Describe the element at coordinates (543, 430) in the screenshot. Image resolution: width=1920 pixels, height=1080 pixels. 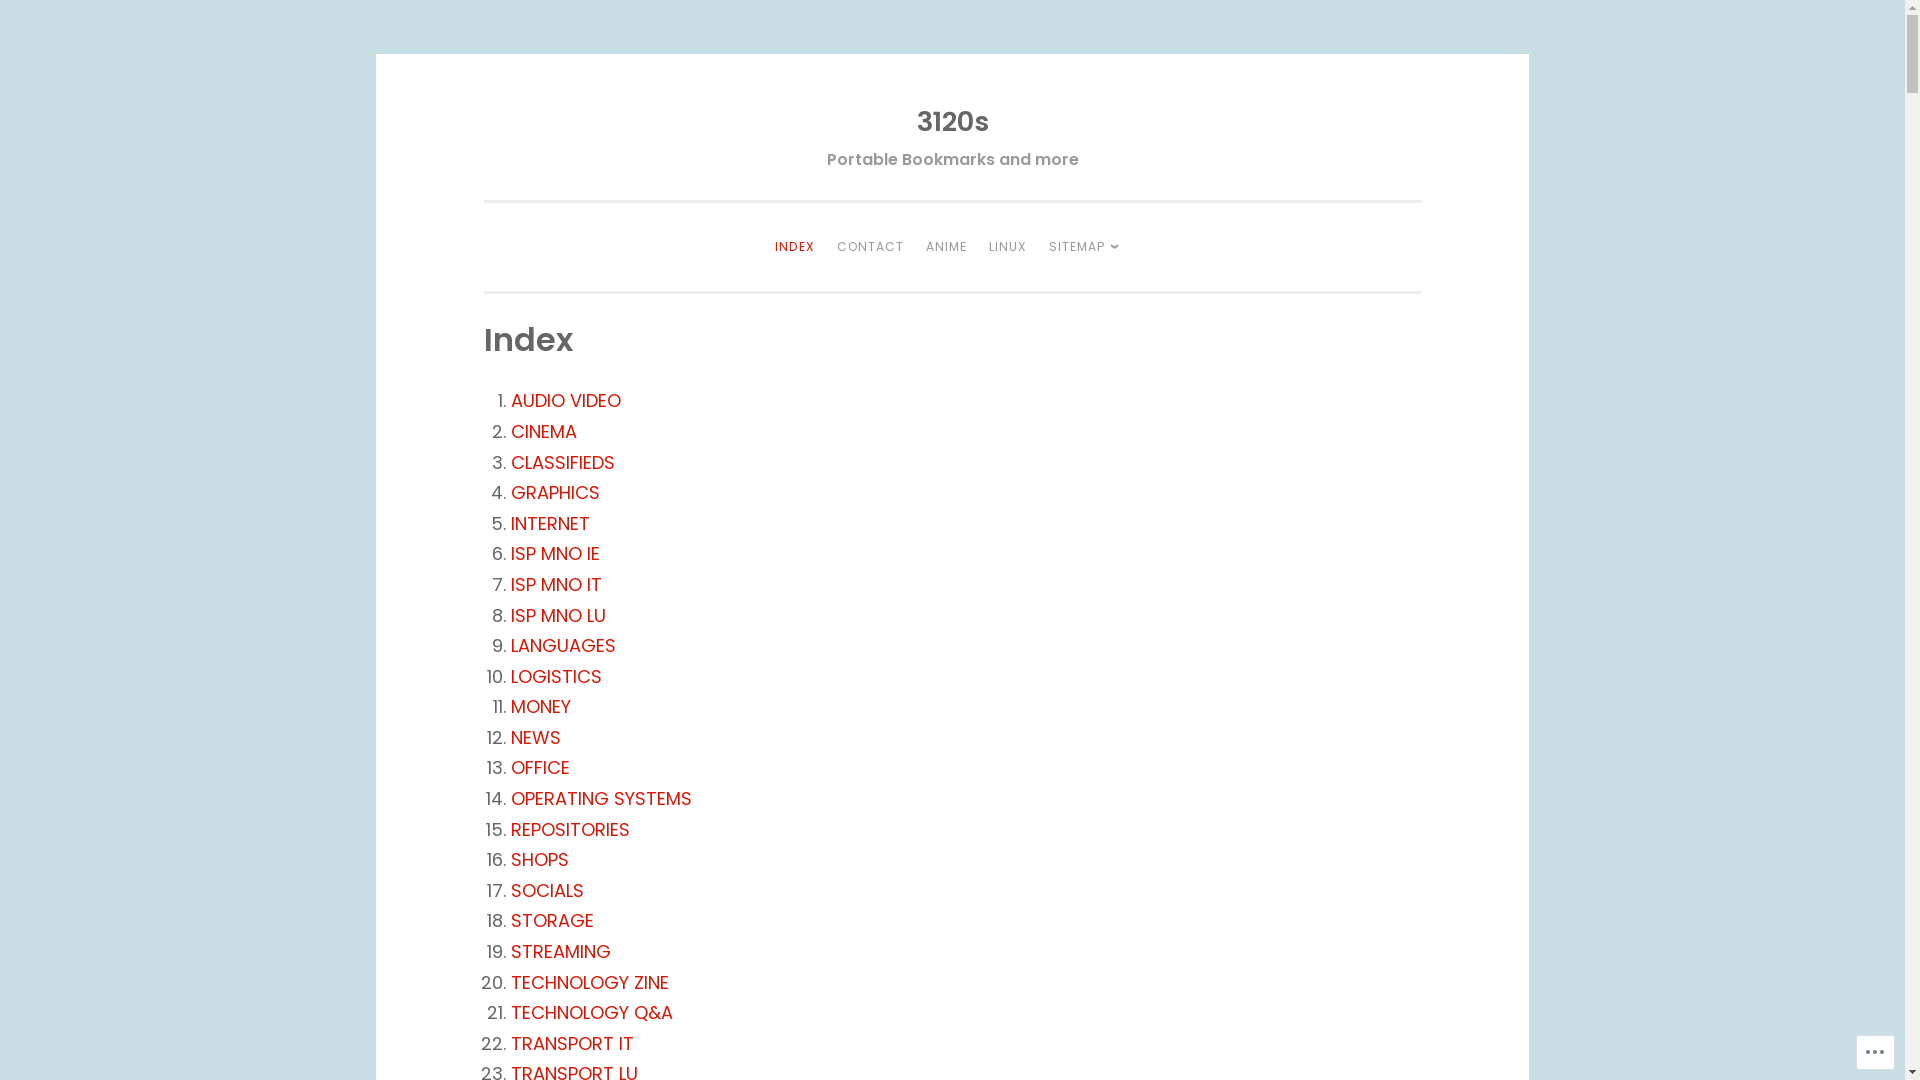
I see `'CINEMA'` at that location.